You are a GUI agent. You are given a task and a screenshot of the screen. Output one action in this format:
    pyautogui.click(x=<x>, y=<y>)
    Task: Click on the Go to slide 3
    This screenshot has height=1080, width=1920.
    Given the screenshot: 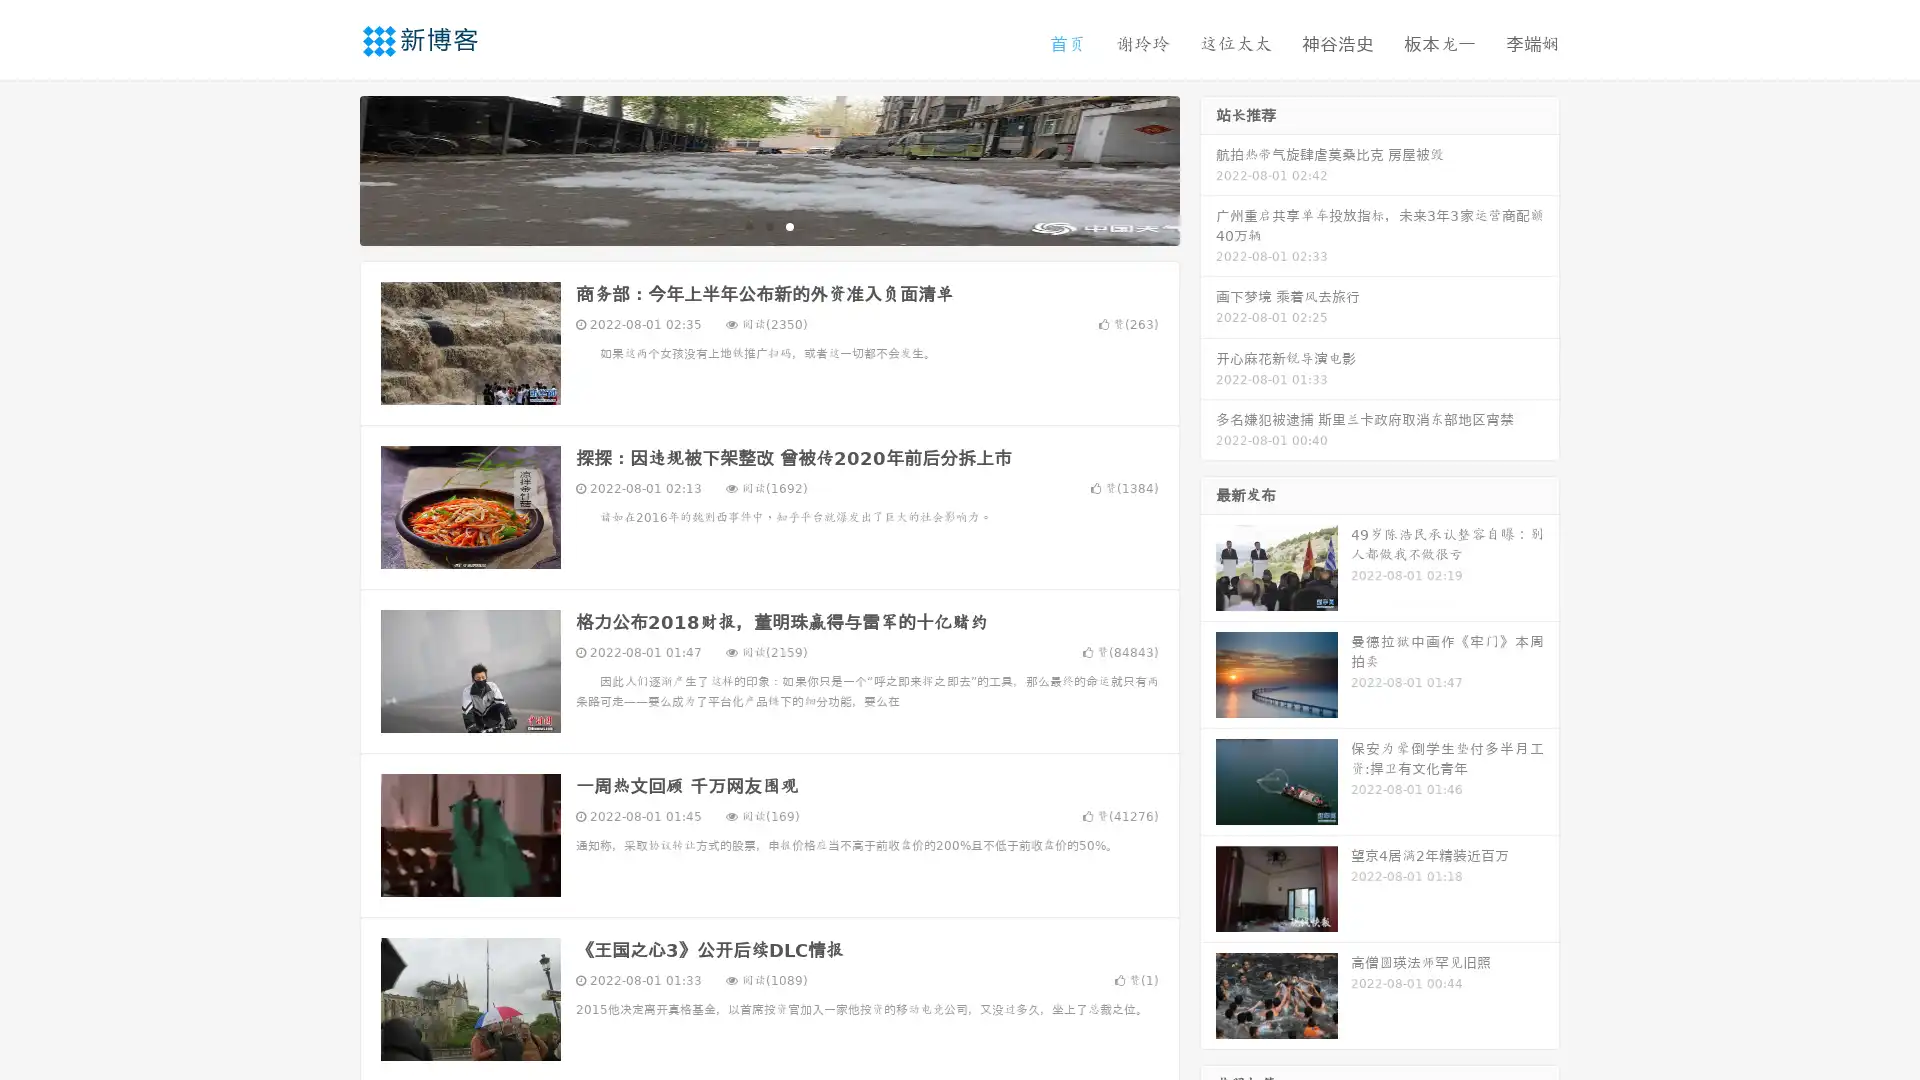 What is the action you would take?
    pyautogui.click(x=789, y=225)
    